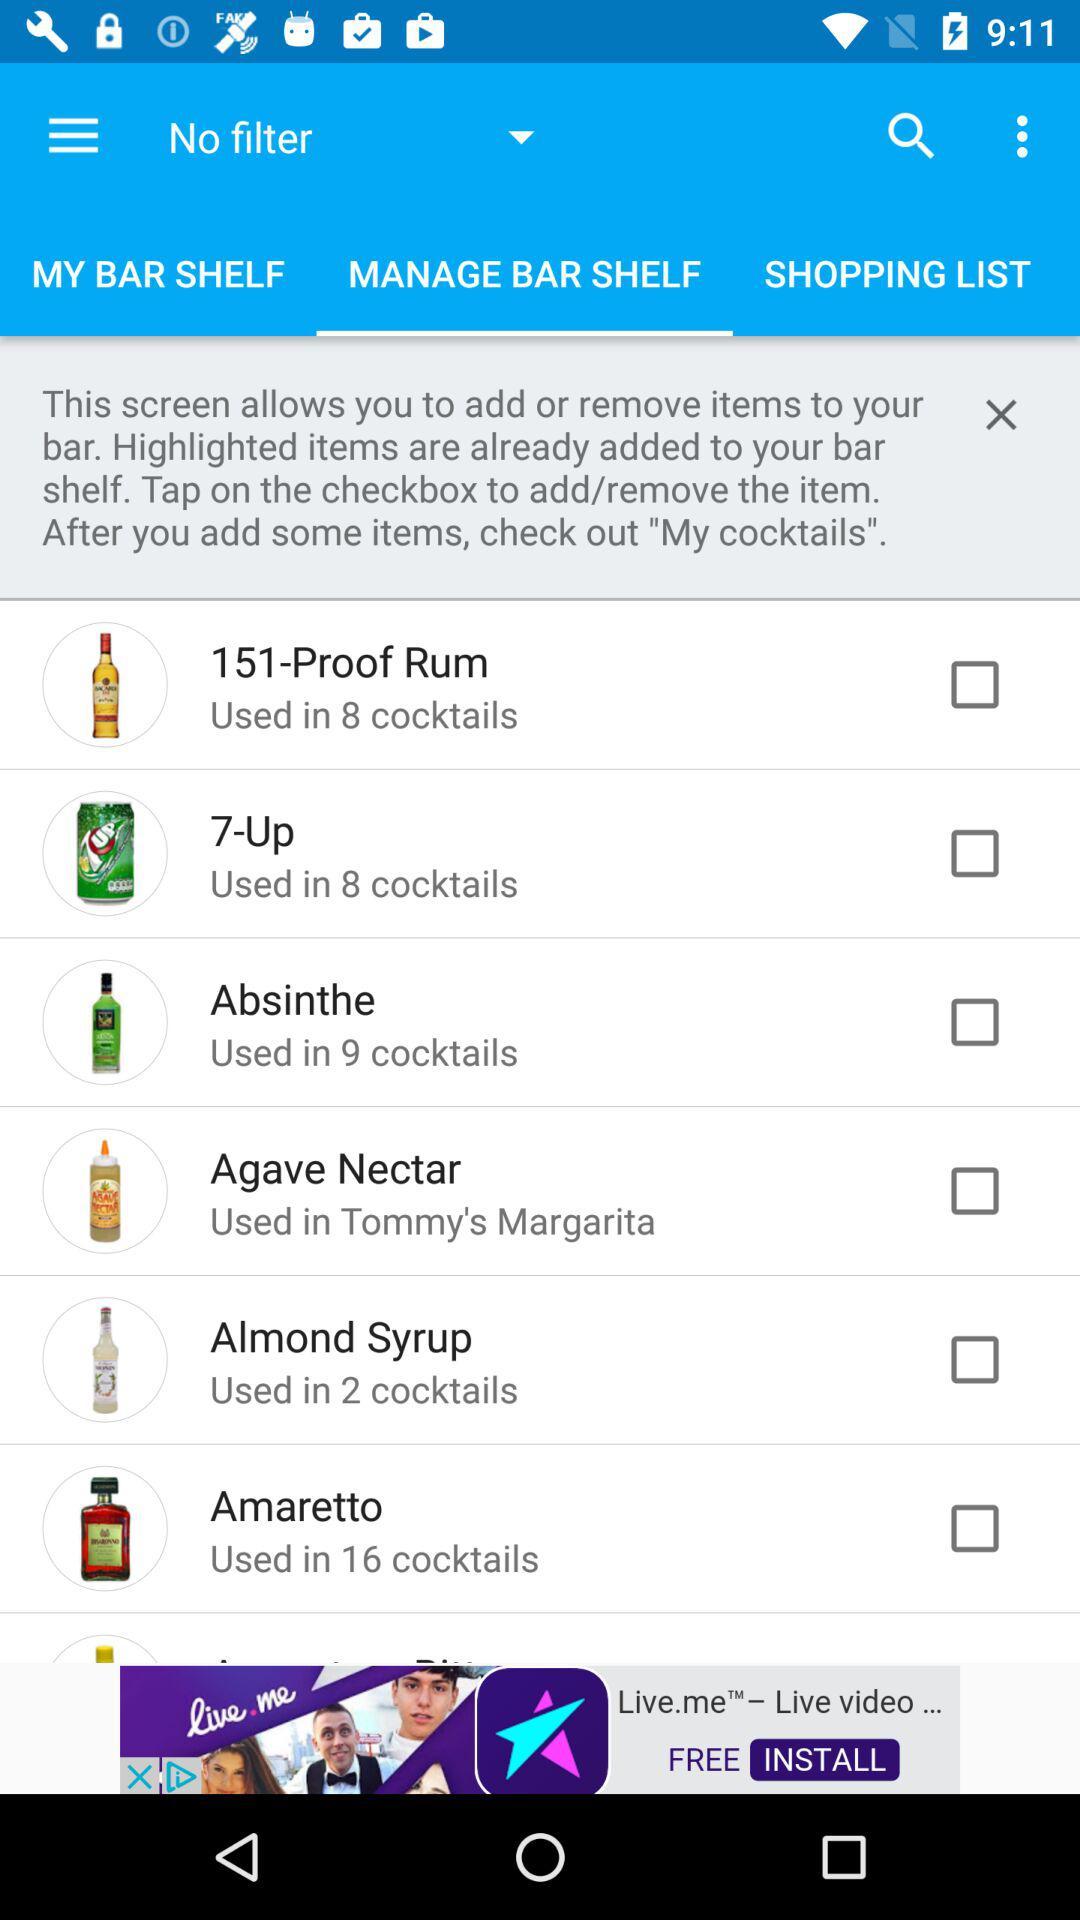  What do you see at coordinates (995, 1022) in the screenshot?
I see `ok` at bounding box center [995, 1022].